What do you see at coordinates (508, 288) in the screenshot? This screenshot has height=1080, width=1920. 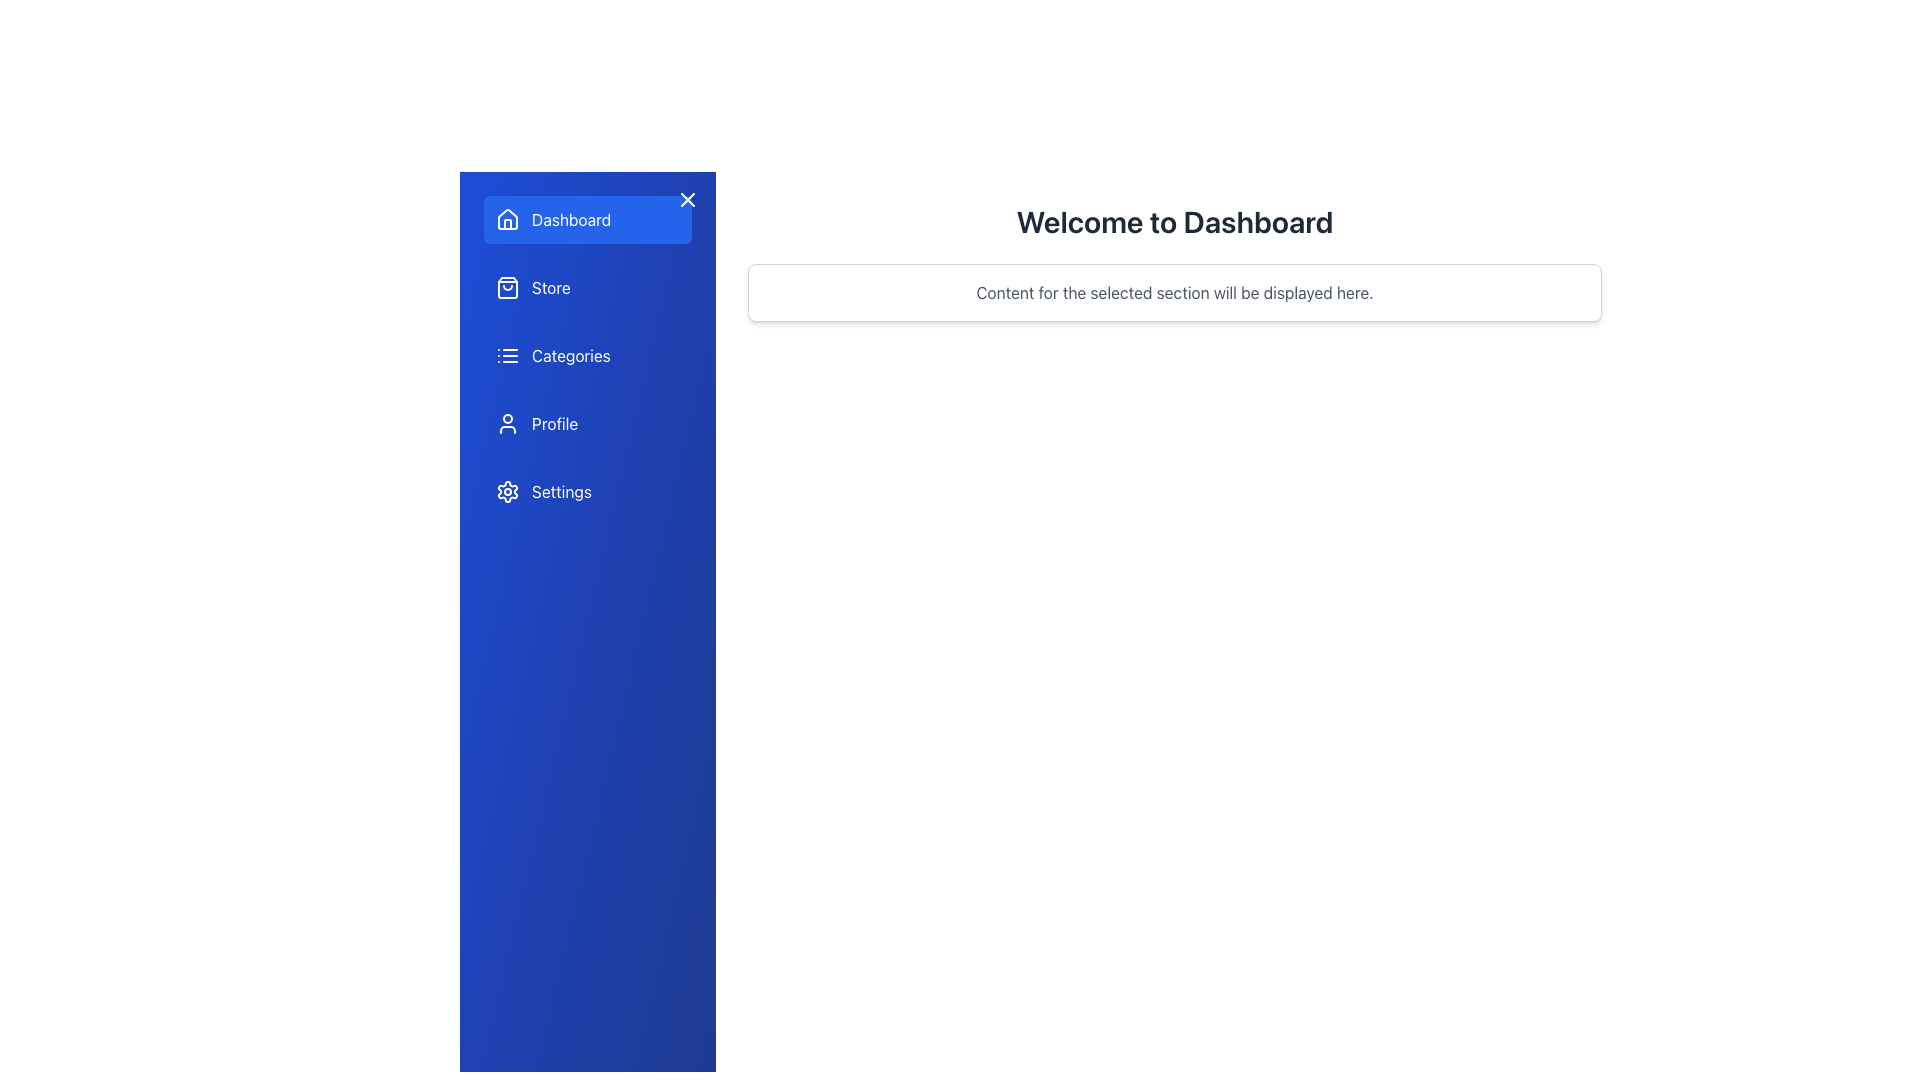 I see `the icon representing the 'Store' navigation option in the vertical menu on the left sidebar` at bounding box center [508, 288].